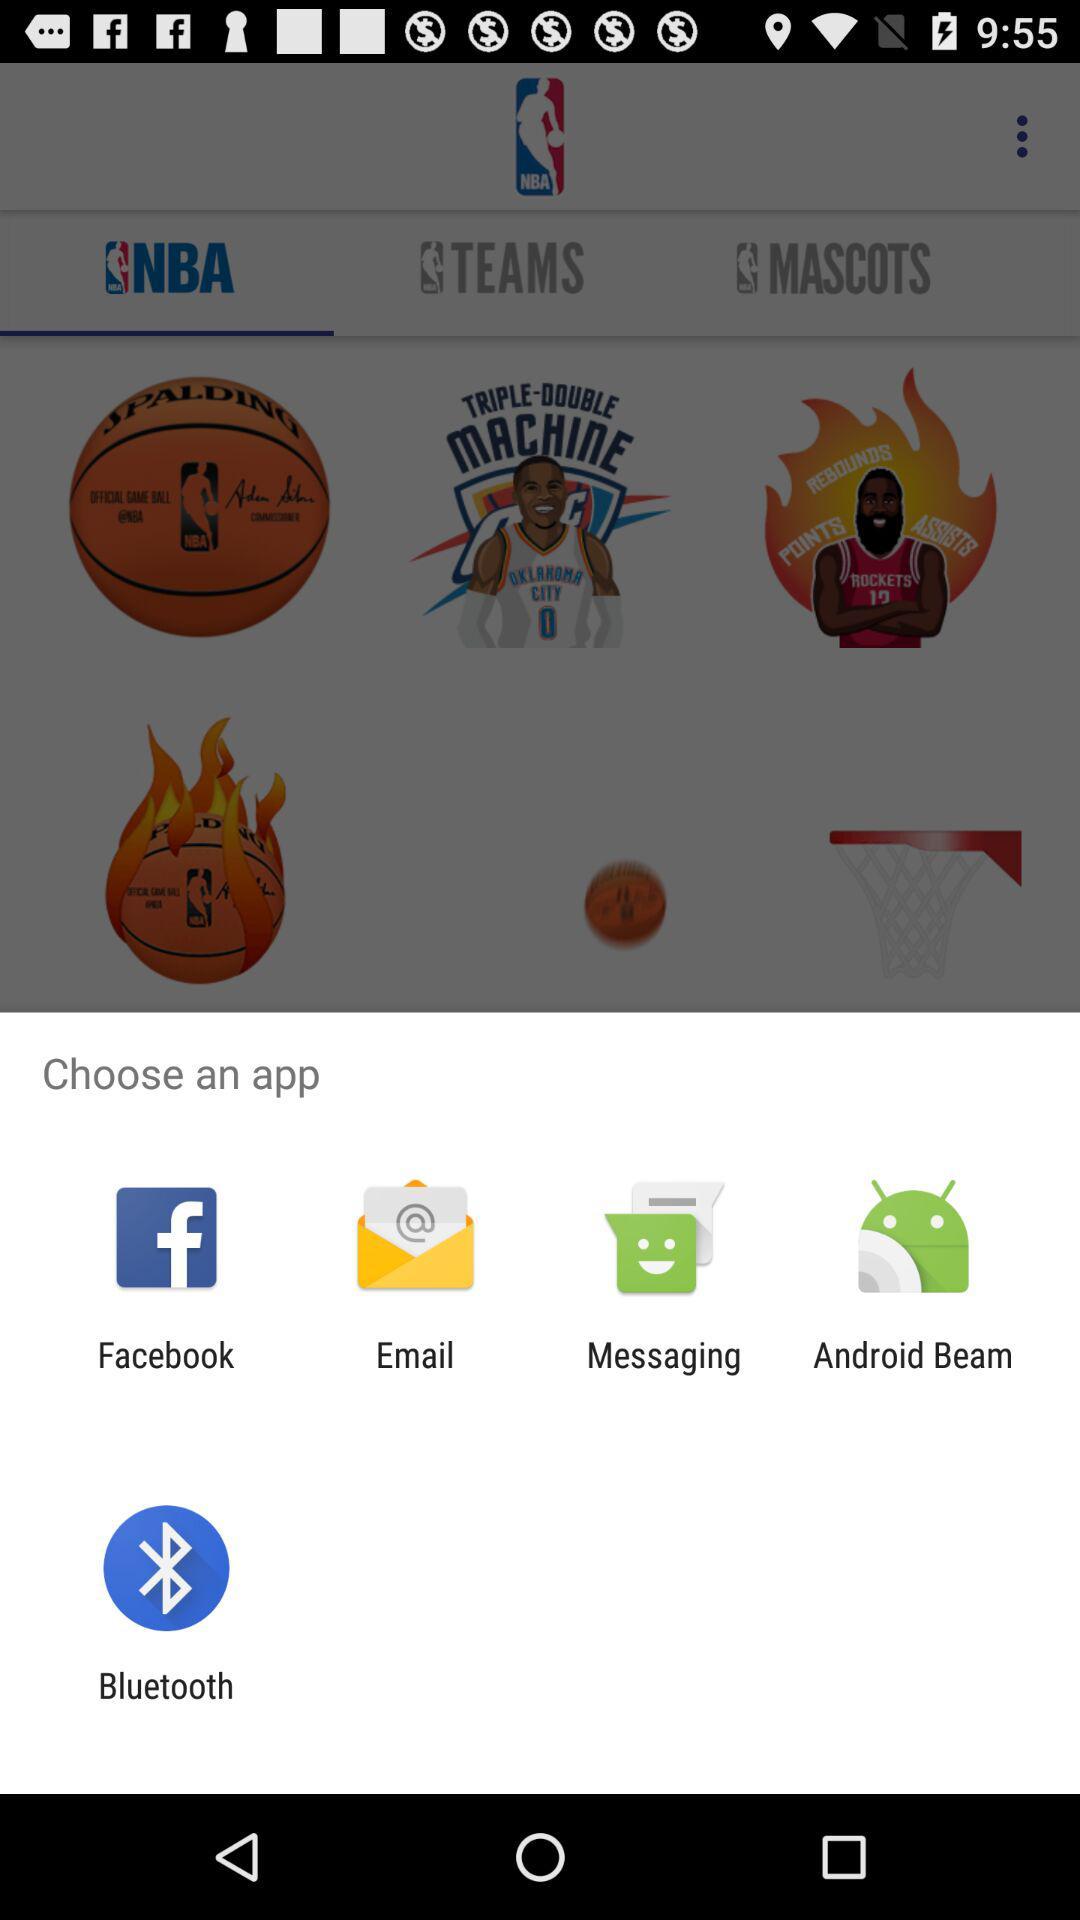  I want to click on the icon next to email app, so click(664, 1374).